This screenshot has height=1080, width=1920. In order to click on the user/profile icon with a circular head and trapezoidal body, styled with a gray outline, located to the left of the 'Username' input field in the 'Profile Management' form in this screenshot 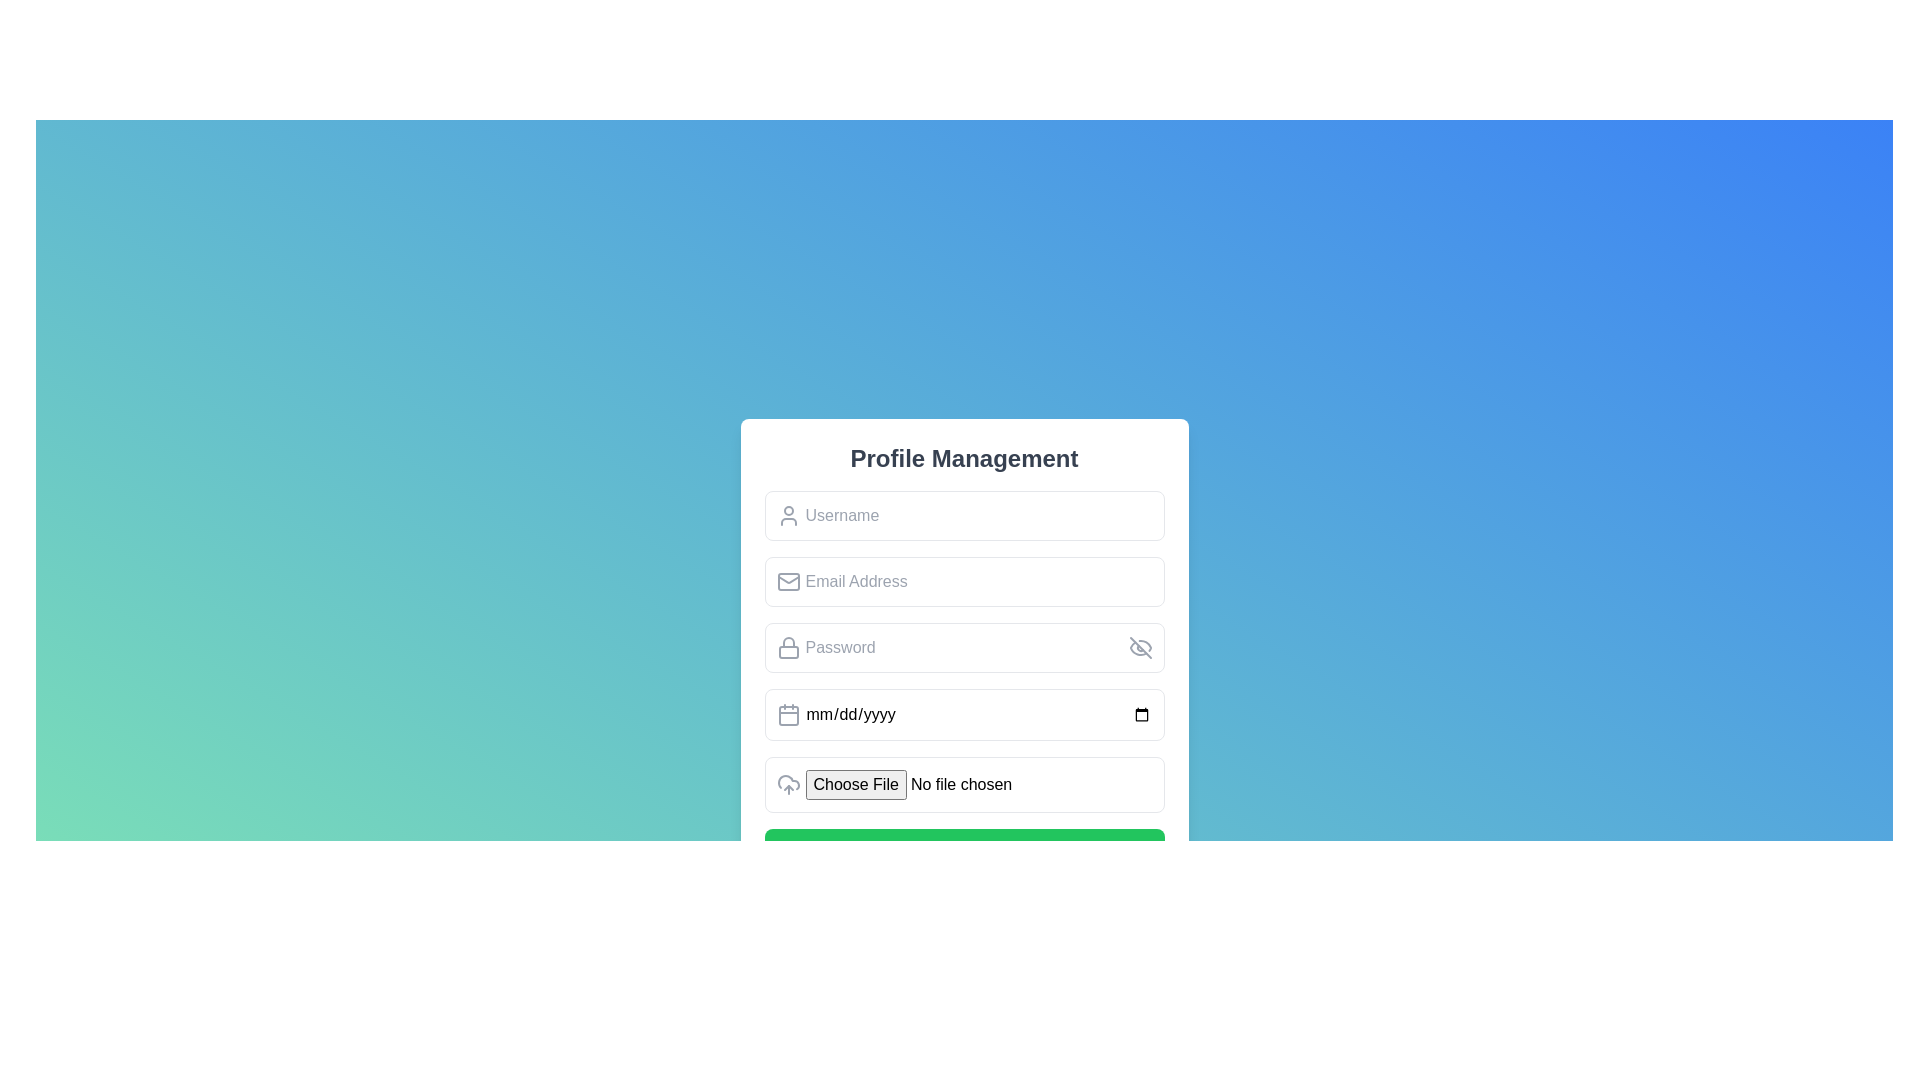, I will do `click(787, 515)`.